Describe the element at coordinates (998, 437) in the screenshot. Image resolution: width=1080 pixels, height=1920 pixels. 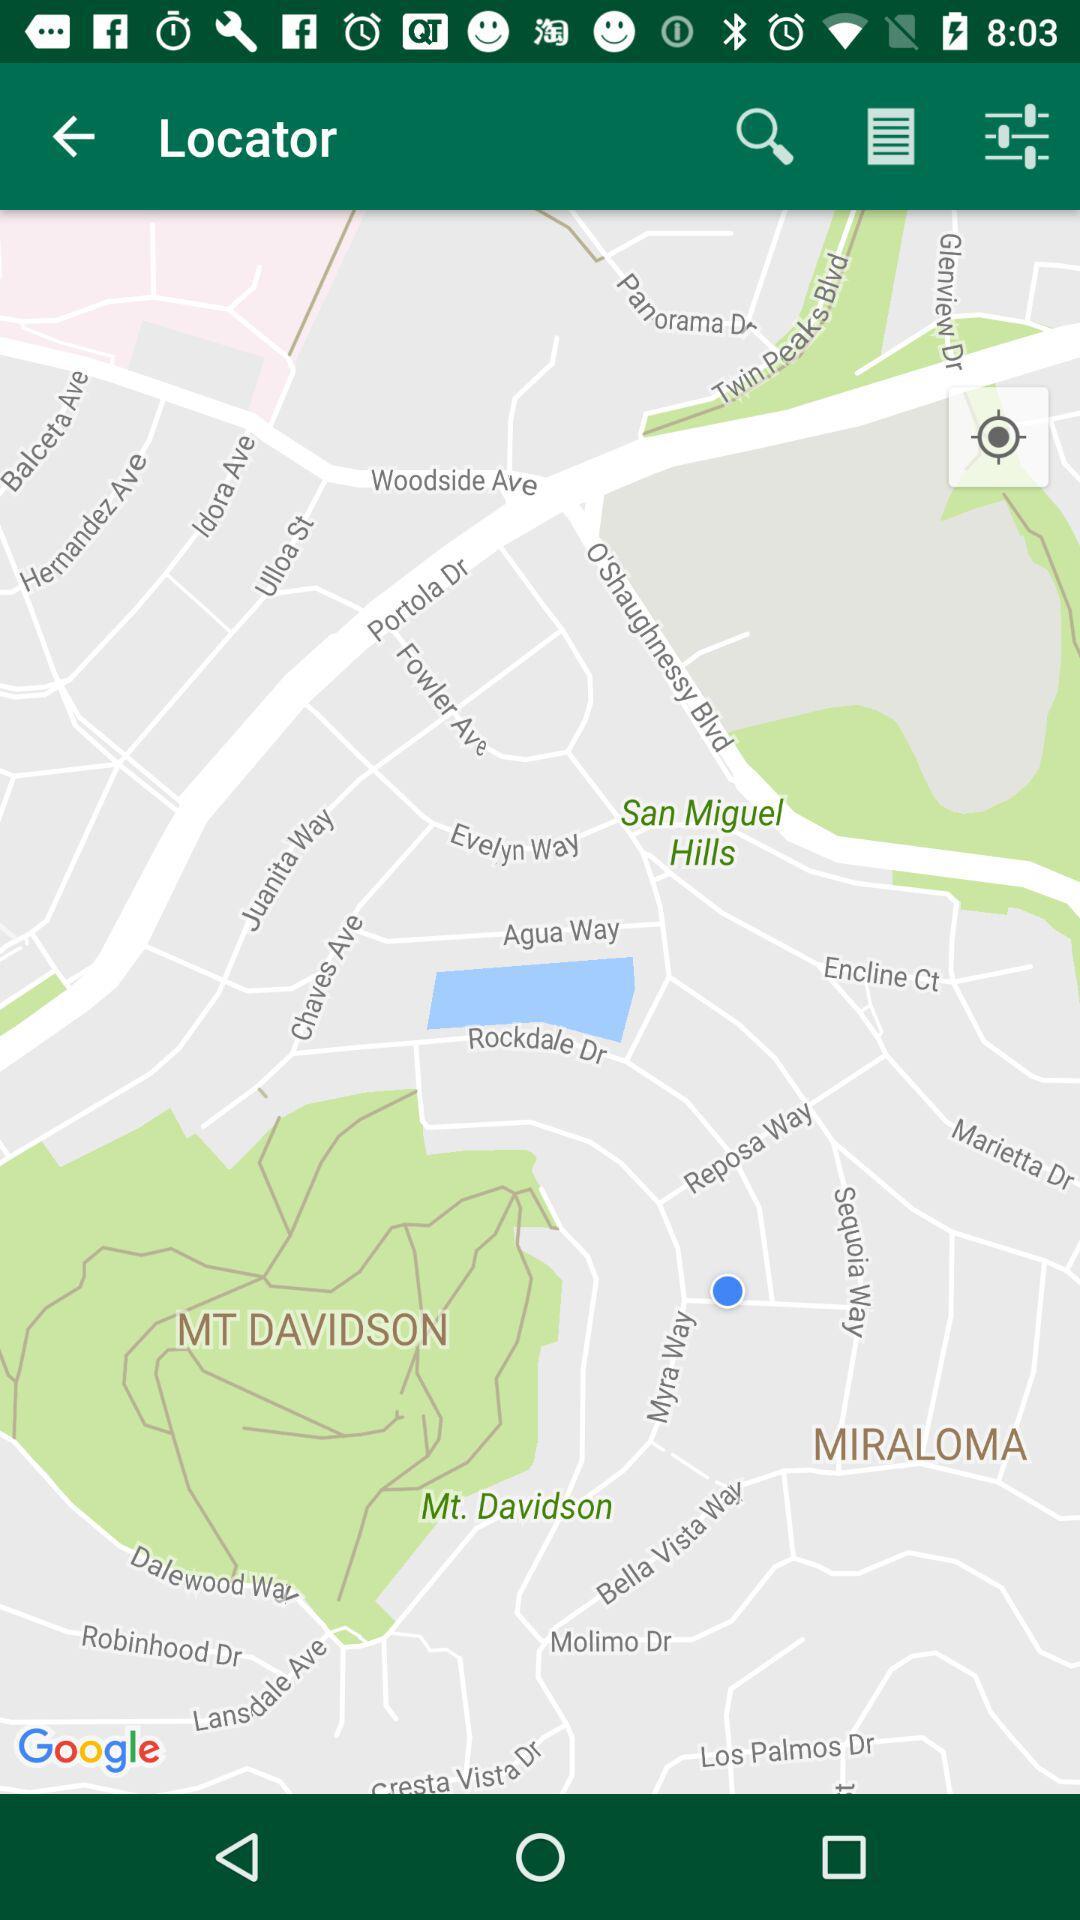
I see `the location_crosshair icon` at that location.